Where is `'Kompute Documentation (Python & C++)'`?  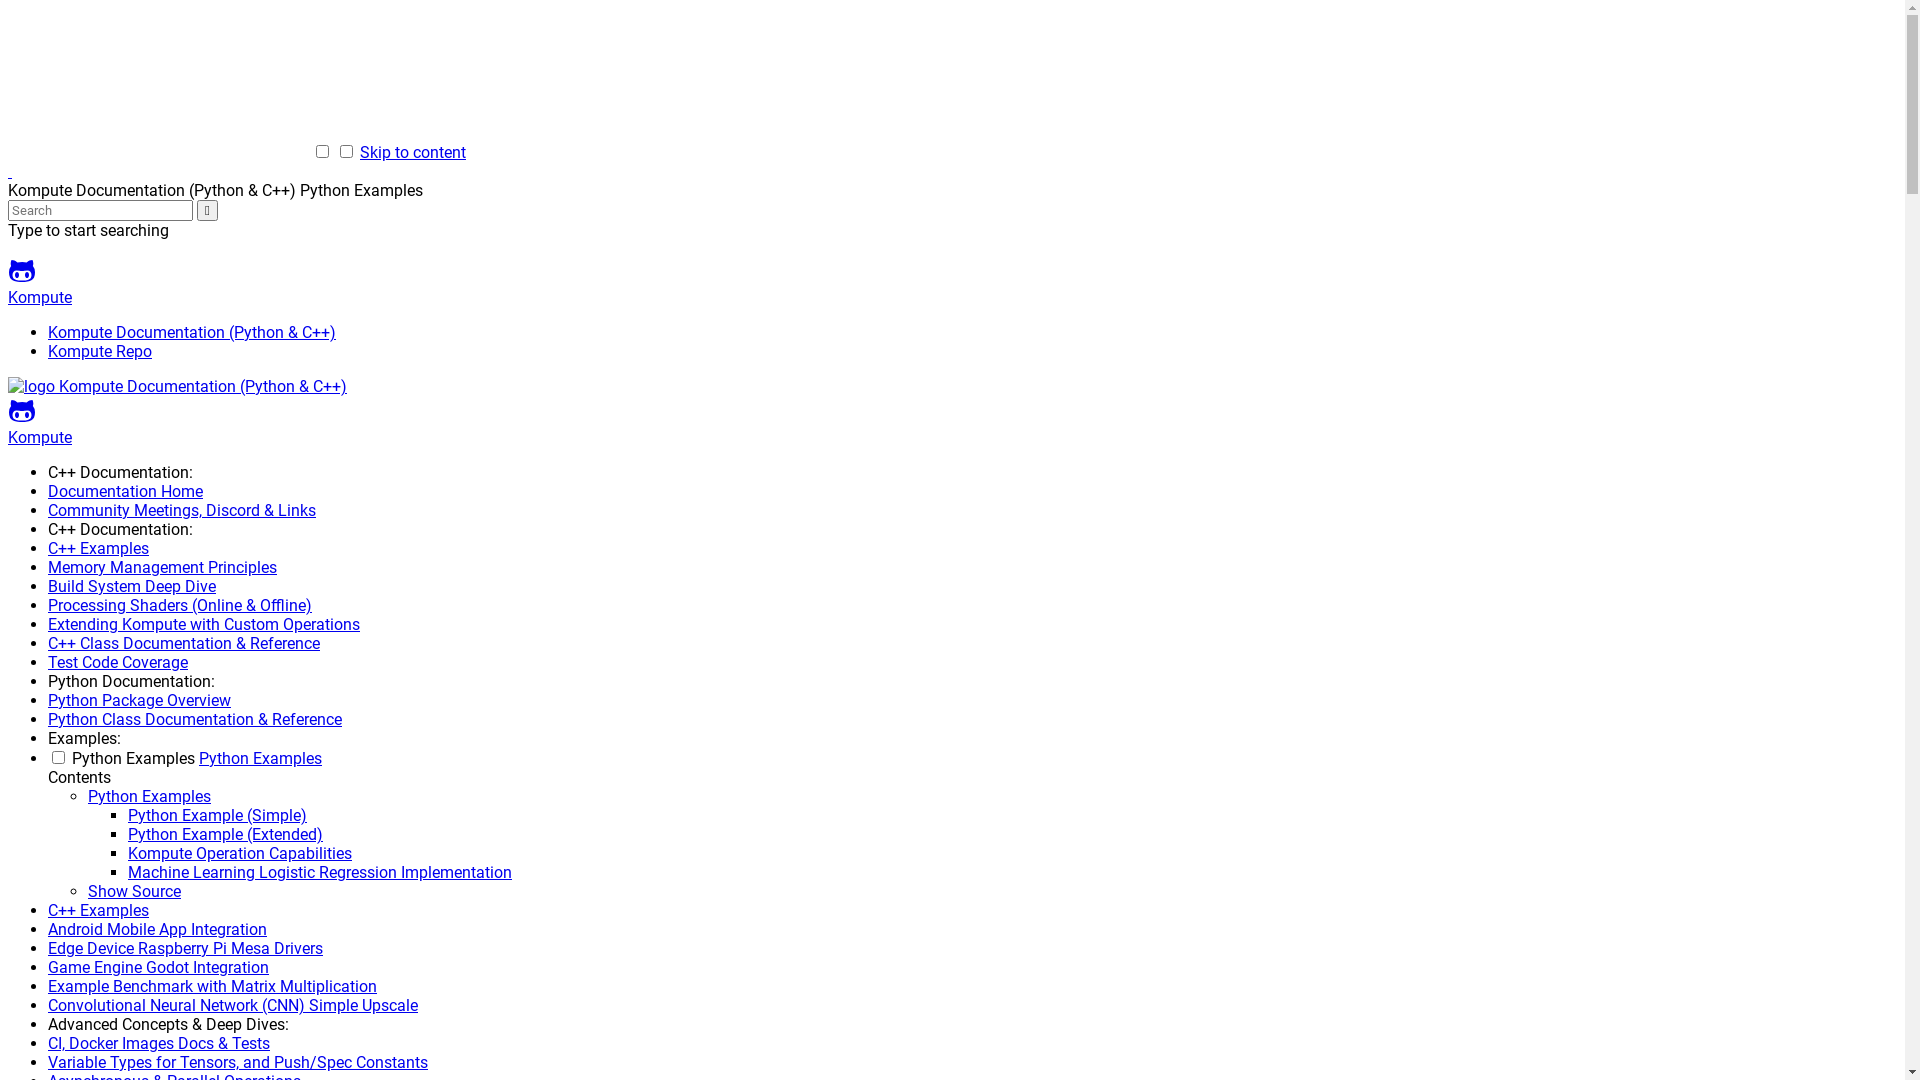 'Kompute Documentation (Python & C++)' is located at coordinates (192, 331).